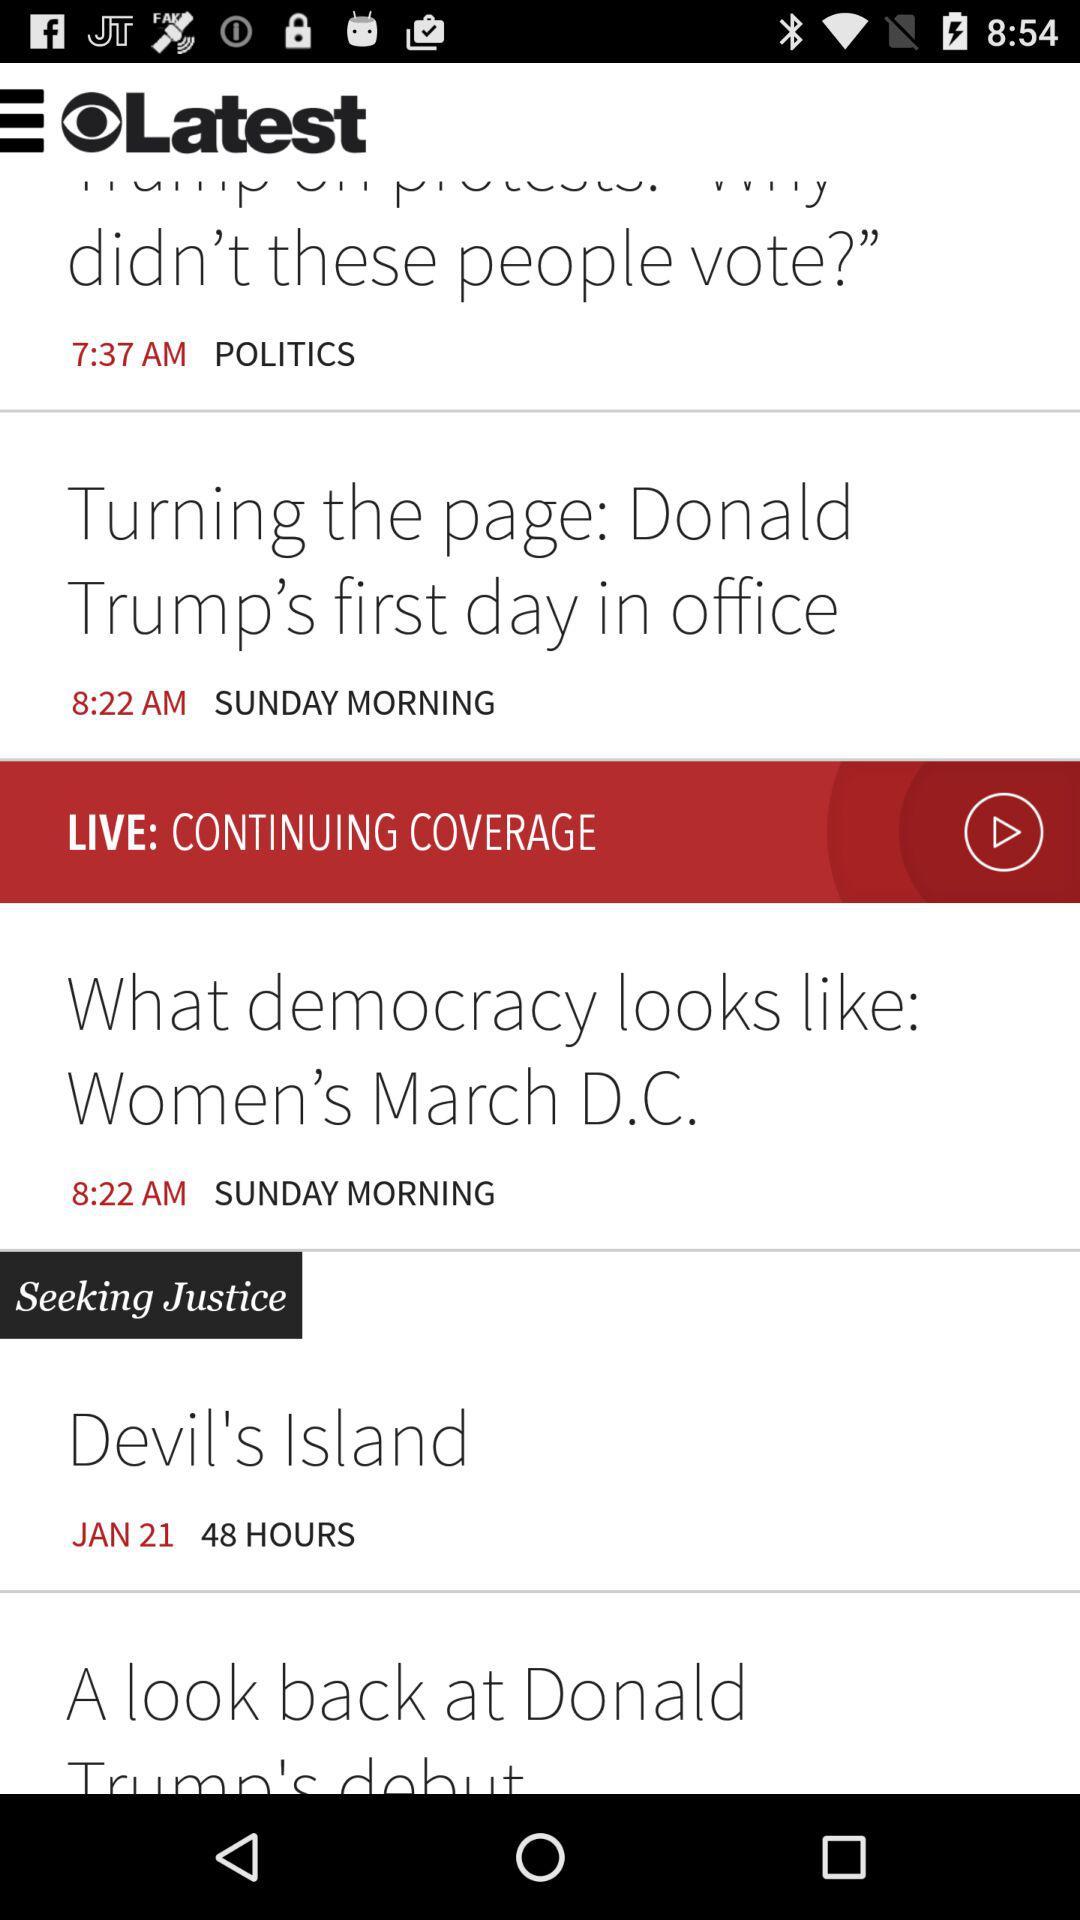 Image resolution: width=1080 pixels, height=1920 pixels. Describe the element at coordinates (947, 832) in the screenshot. I see `video` at that location.